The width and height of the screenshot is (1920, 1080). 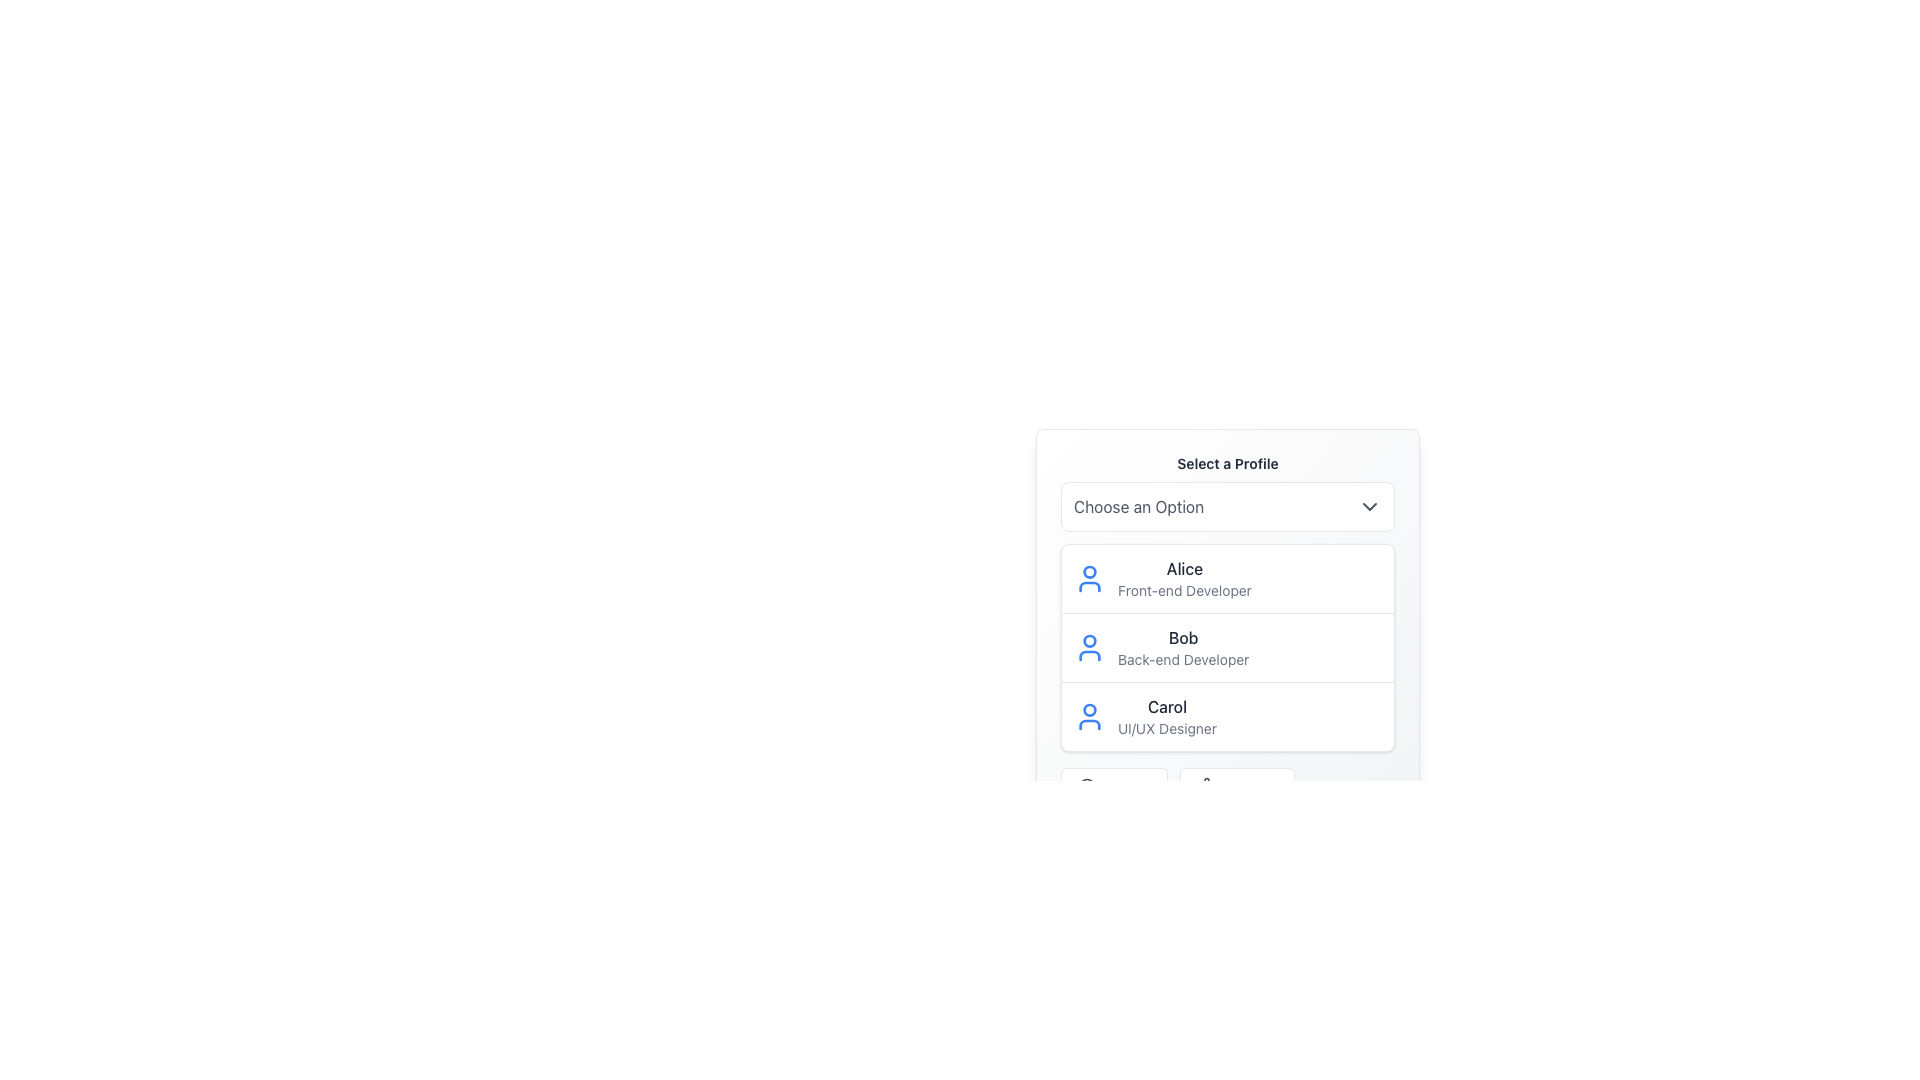 What do you see at coordinates (1227, 578) in the screenshot?
I see `the first selectable list item representing the user profile 'Alice', which includes an avatar icon and descriptive text 'Front-end Developer'` at bounding box center [1227, 578].